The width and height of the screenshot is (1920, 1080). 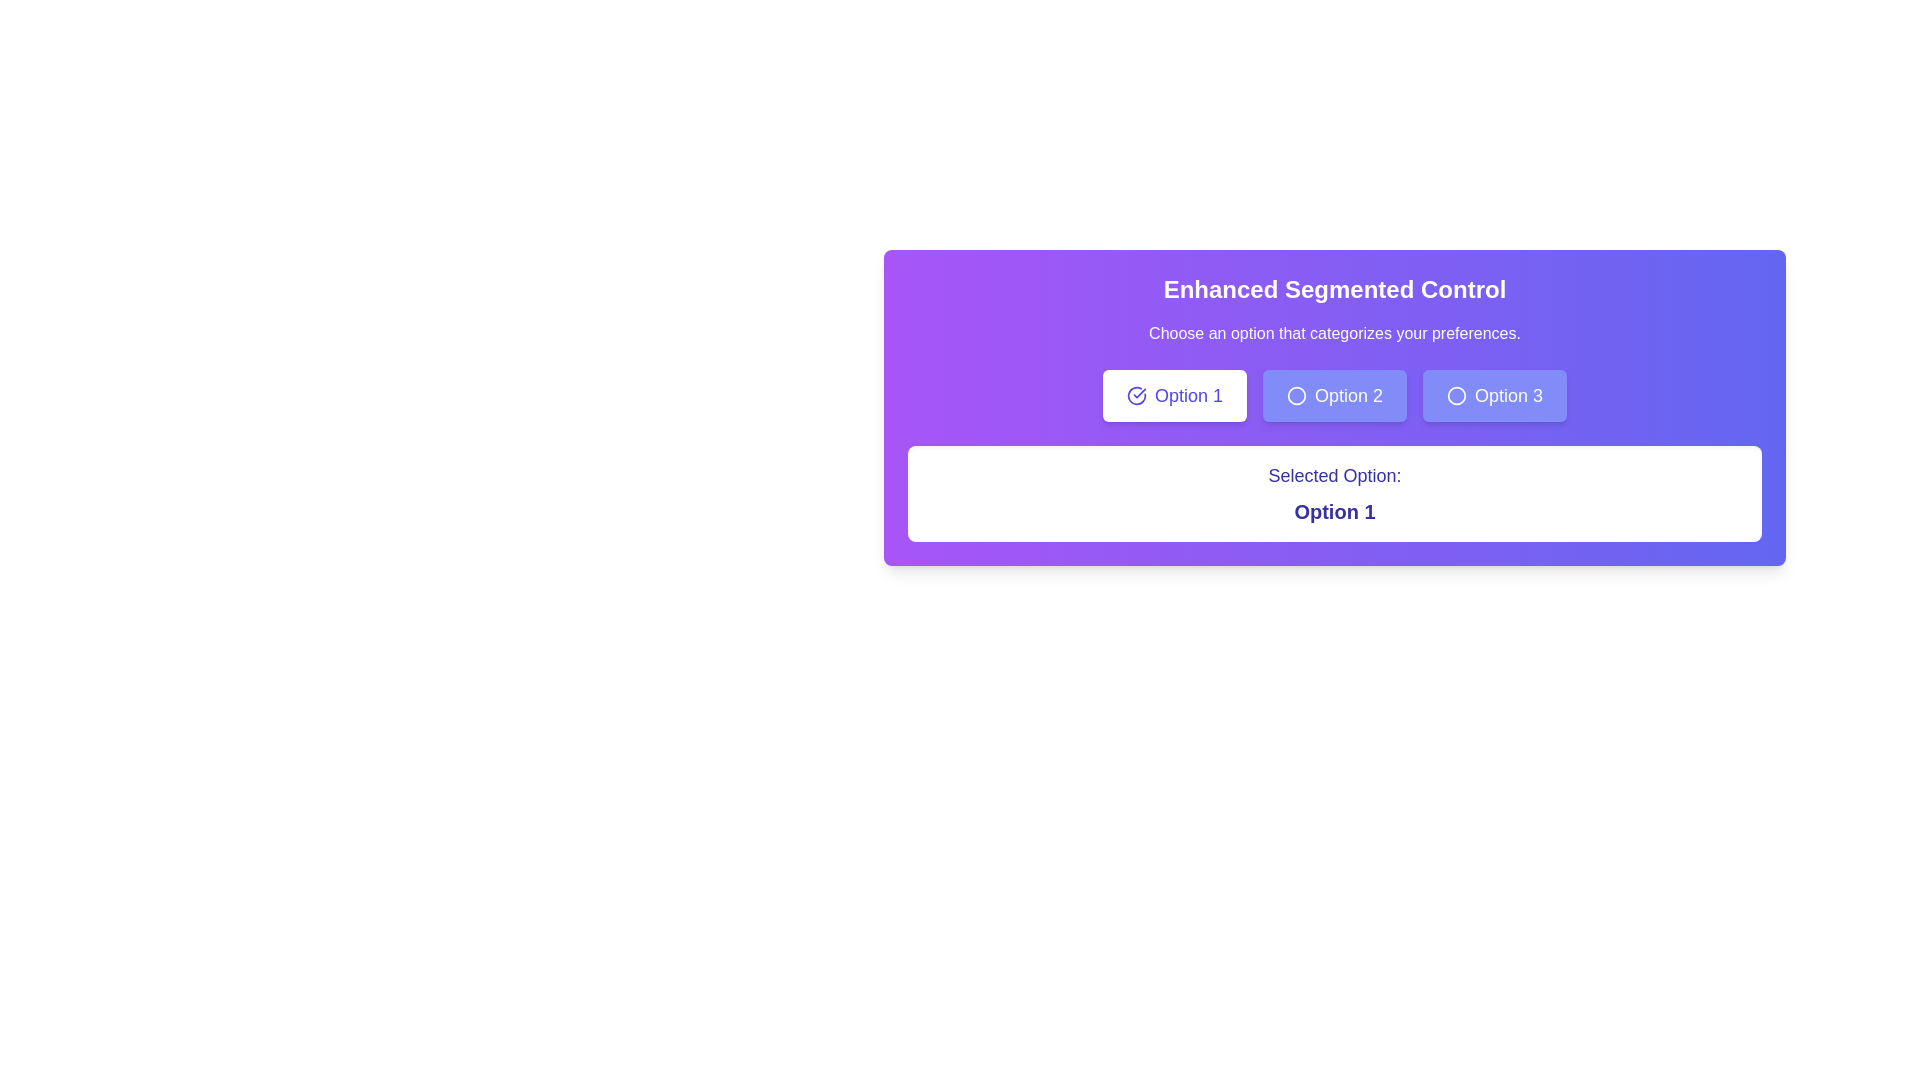 What do you see at coordinates (1334, 475) in the screenshot?
I see `the Text Label displaying 'Selected Option:' which is styled in indigo color and positioned within a light-colored box, located above 'Option 1'` at bounding box center [1334, 475].